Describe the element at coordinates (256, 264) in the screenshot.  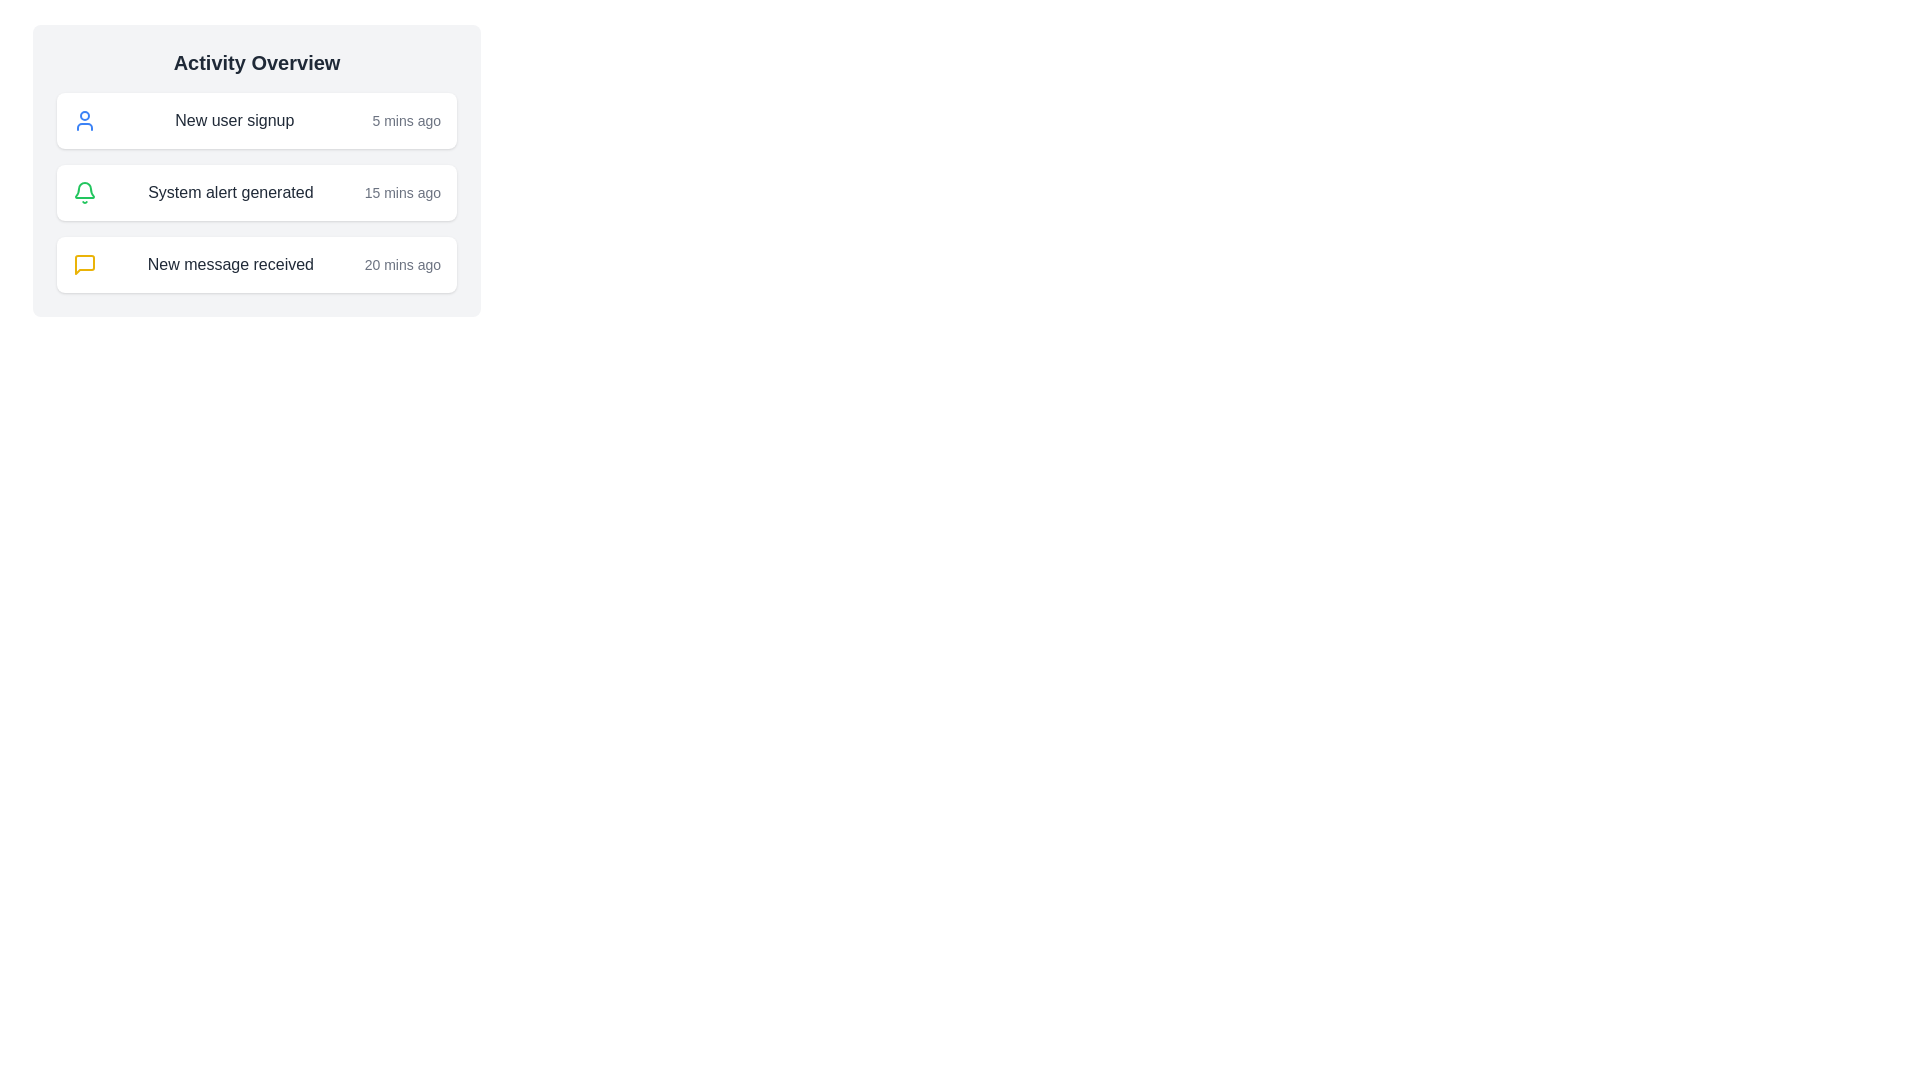
I see `notification details from the Notification card indicating a new message received 20 minutes ago, which is the third item in the vertical list of notifications under the 'Activity Overview' panel` at that location.